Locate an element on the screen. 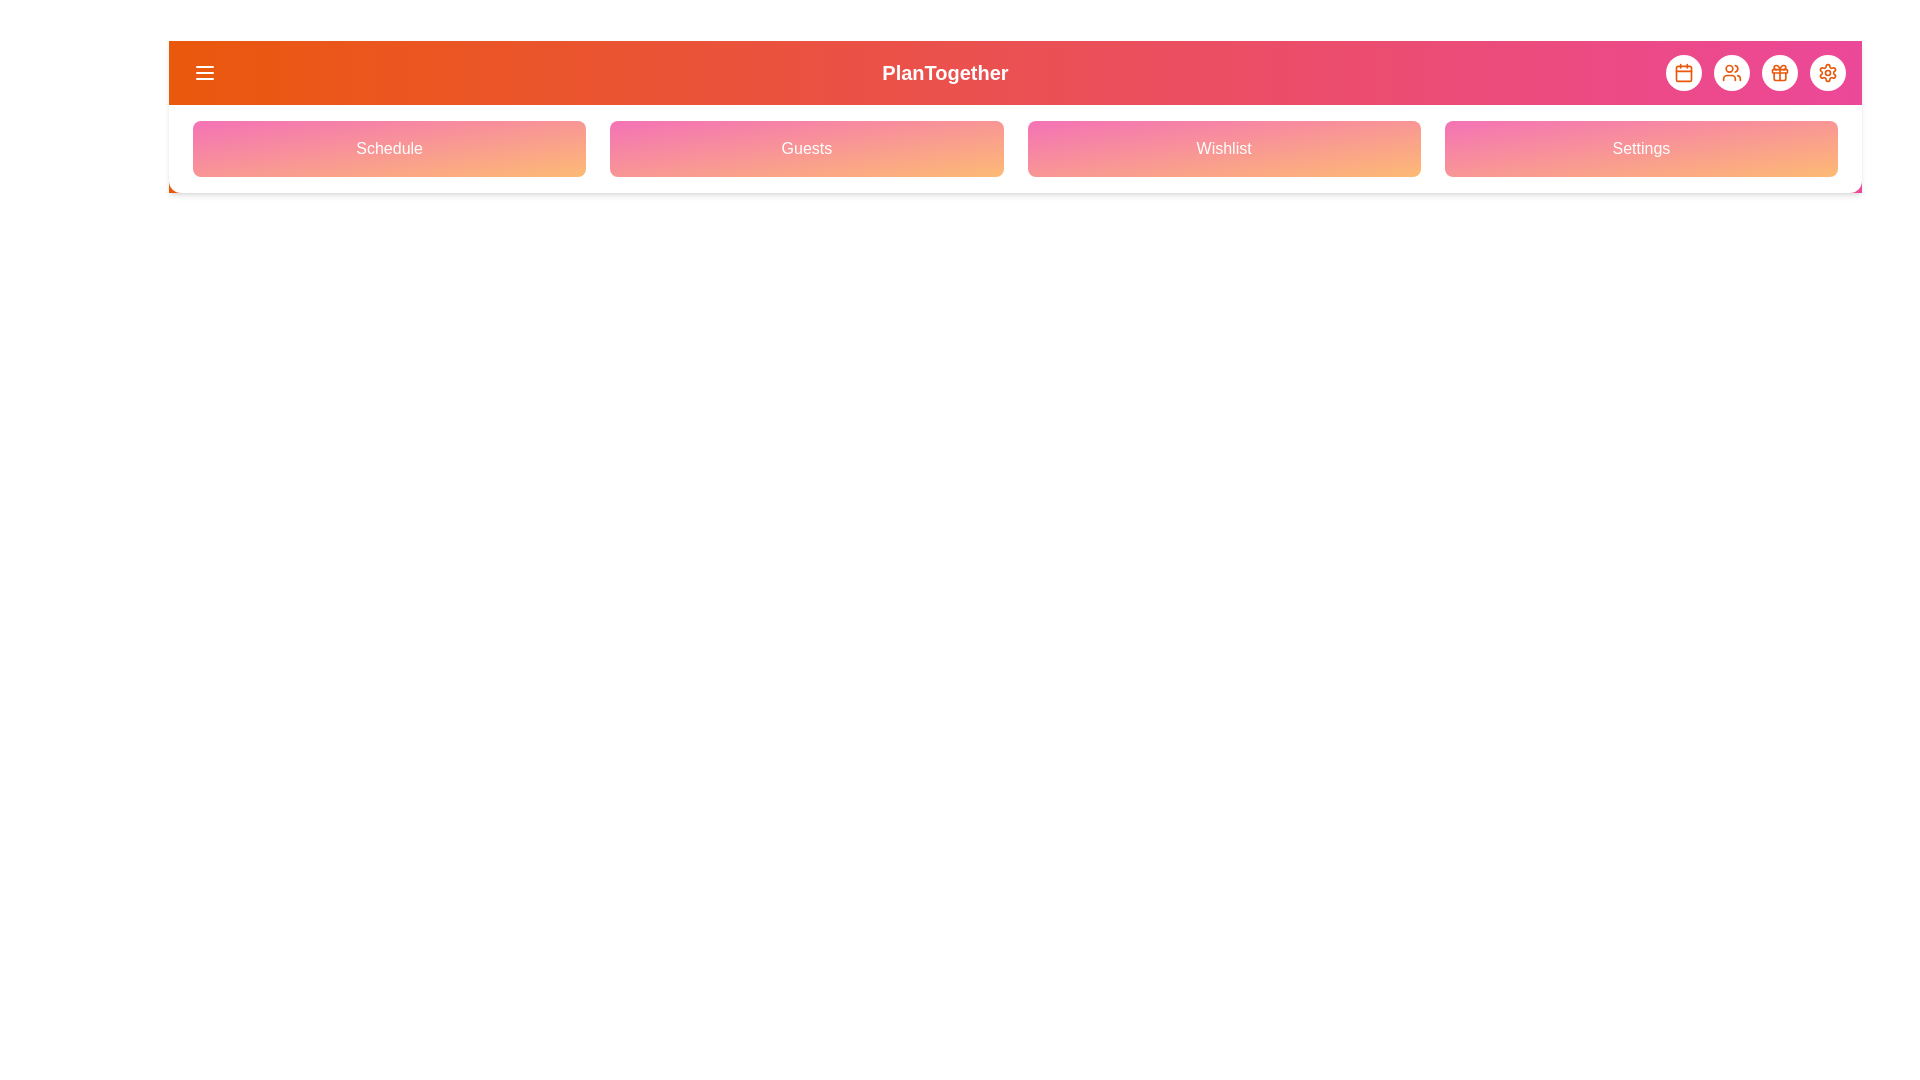 The height and width of the screenshot is (1080, 1920). the element with Gift Icon to observe its hover effect is located at coordinates (1780, 72).